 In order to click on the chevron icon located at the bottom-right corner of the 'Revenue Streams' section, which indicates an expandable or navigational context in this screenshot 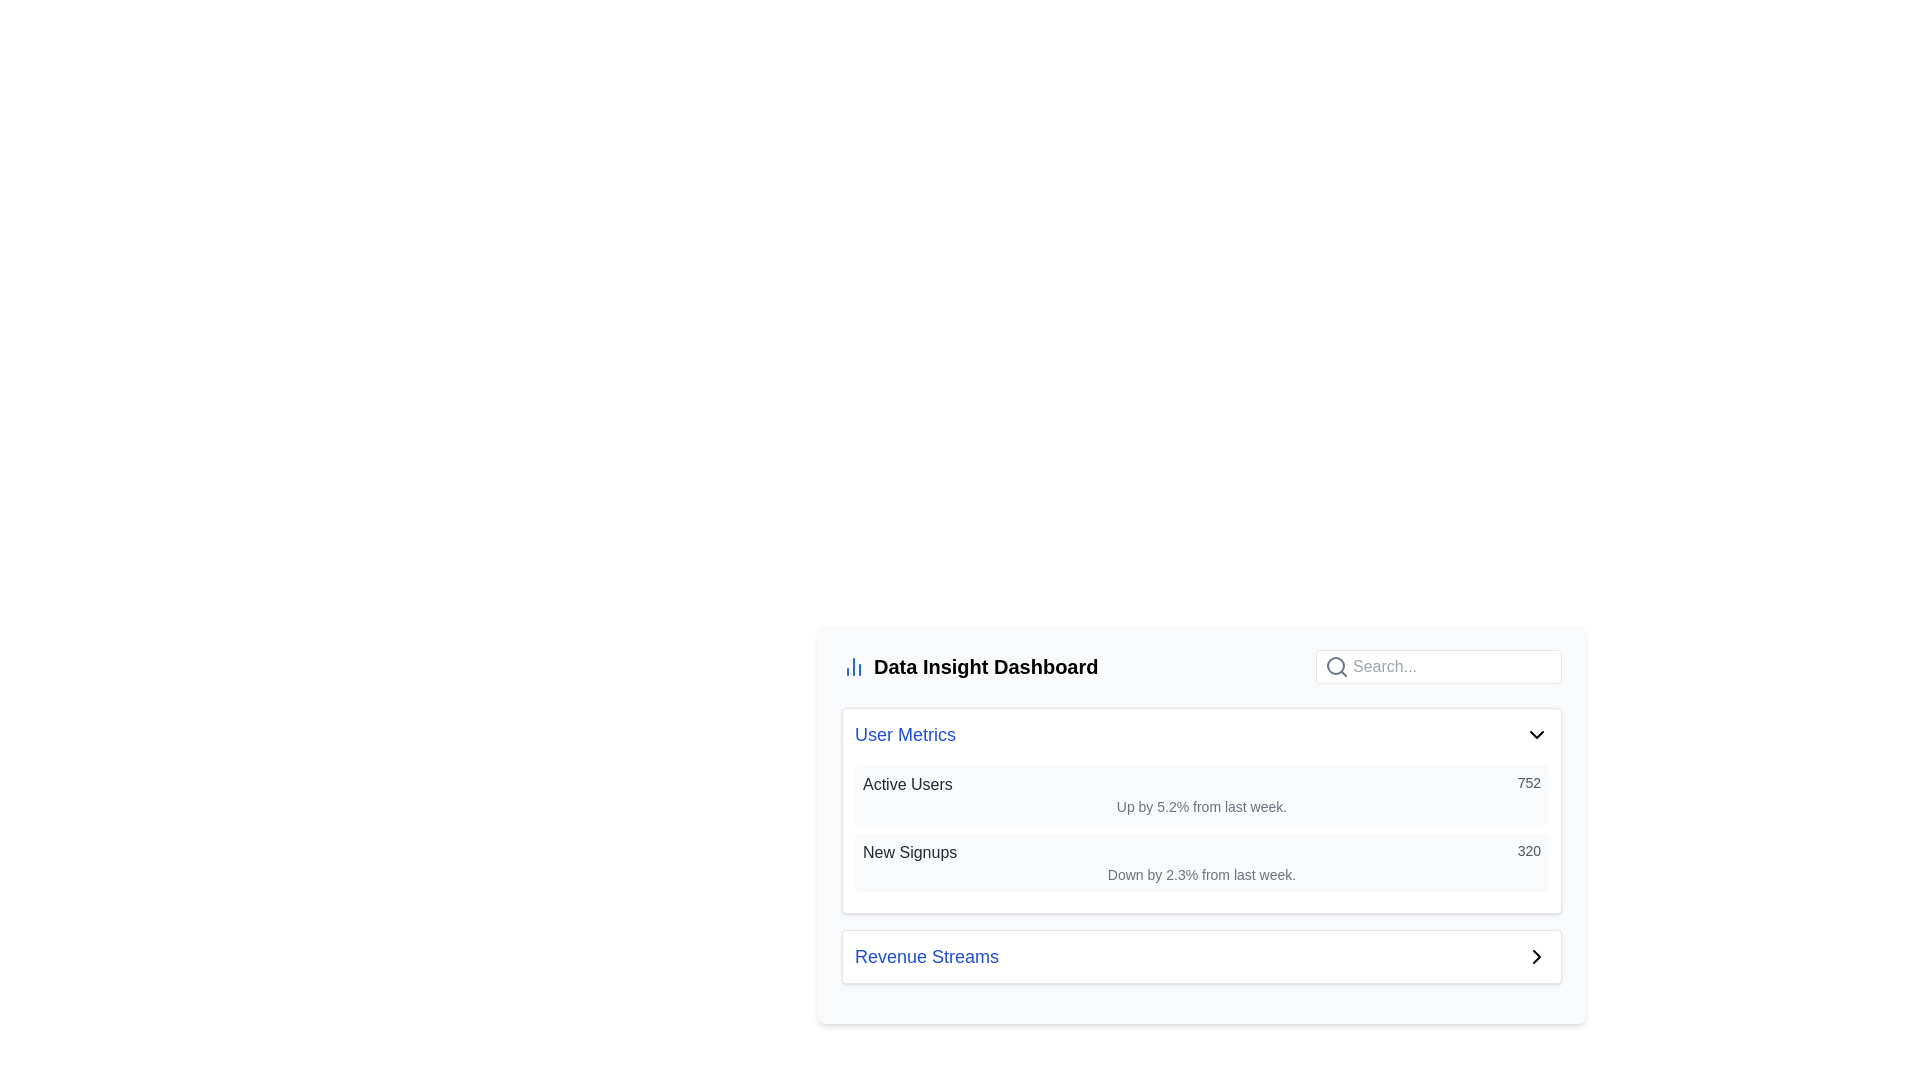, I will do `click(1535, 955)`.